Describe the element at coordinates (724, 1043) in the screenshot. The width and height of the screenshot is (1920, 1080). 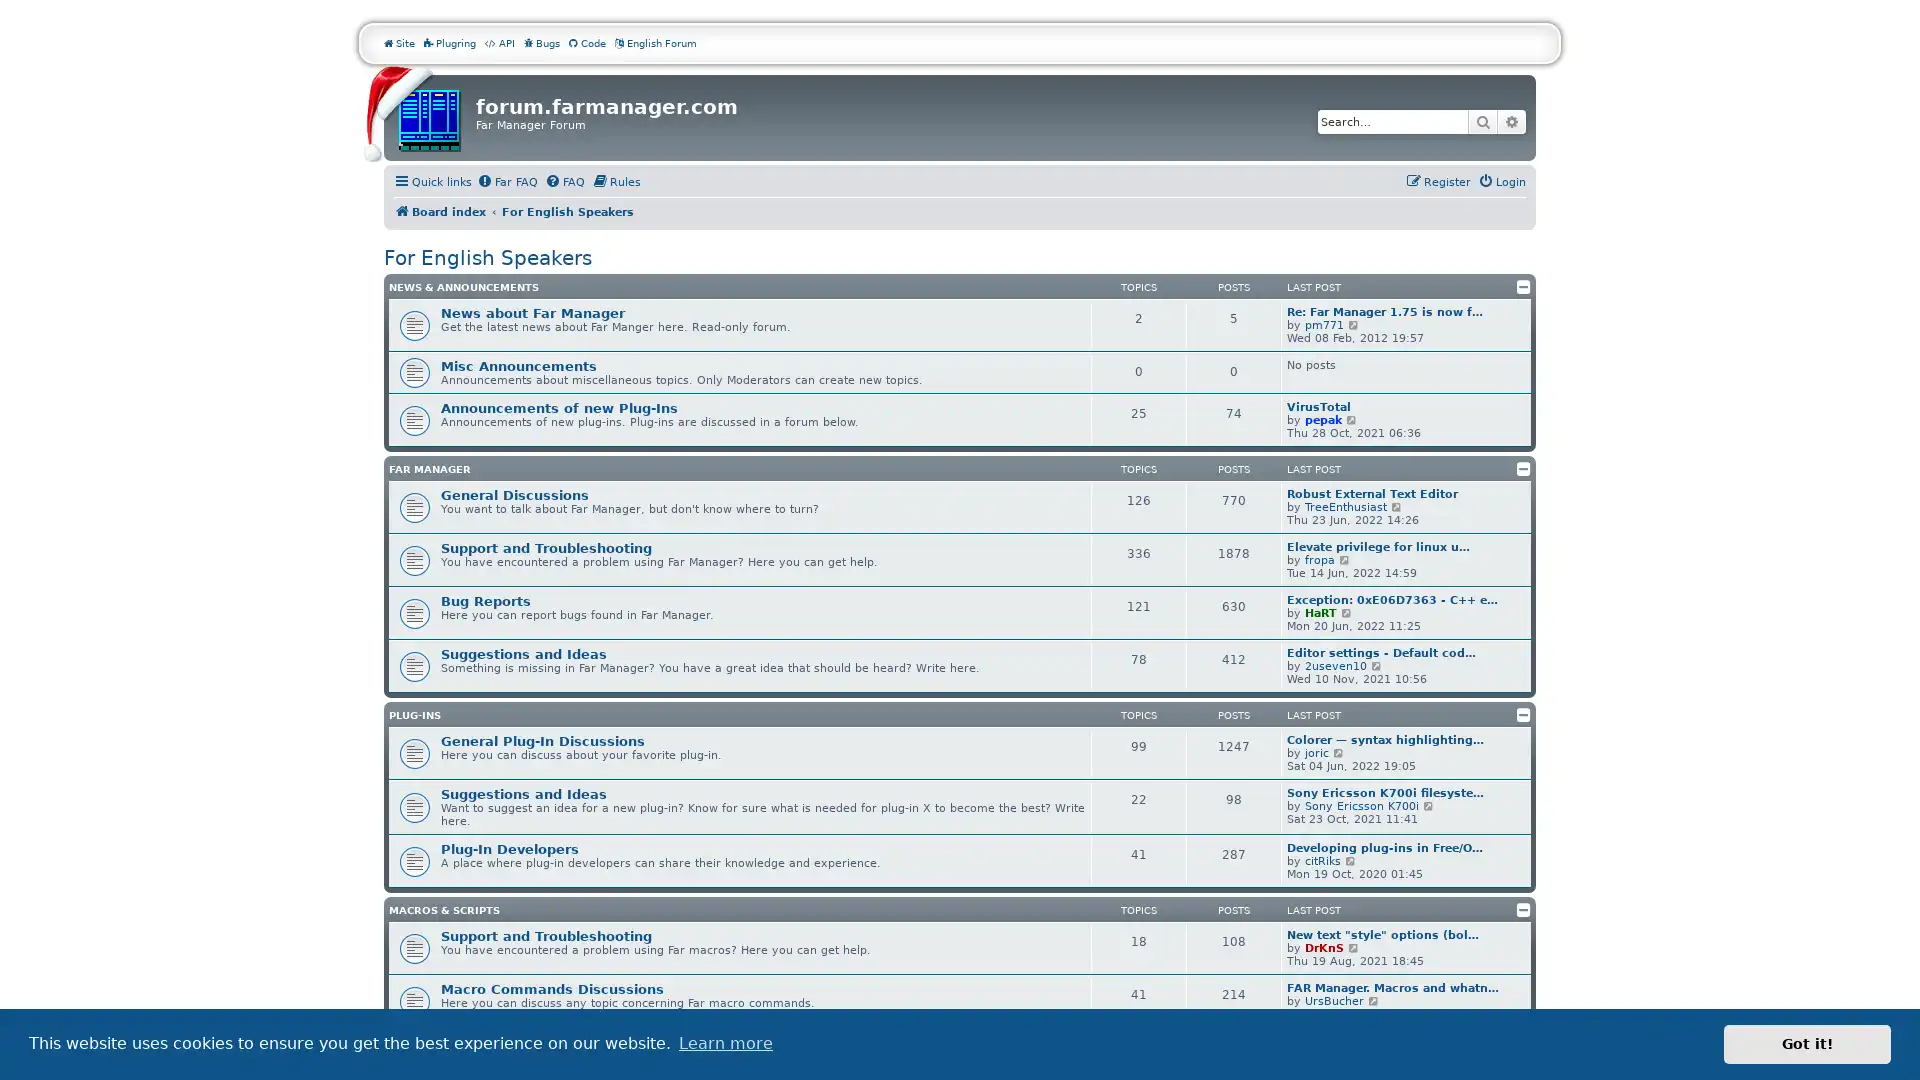
I see `learn more about cookies` at that location.